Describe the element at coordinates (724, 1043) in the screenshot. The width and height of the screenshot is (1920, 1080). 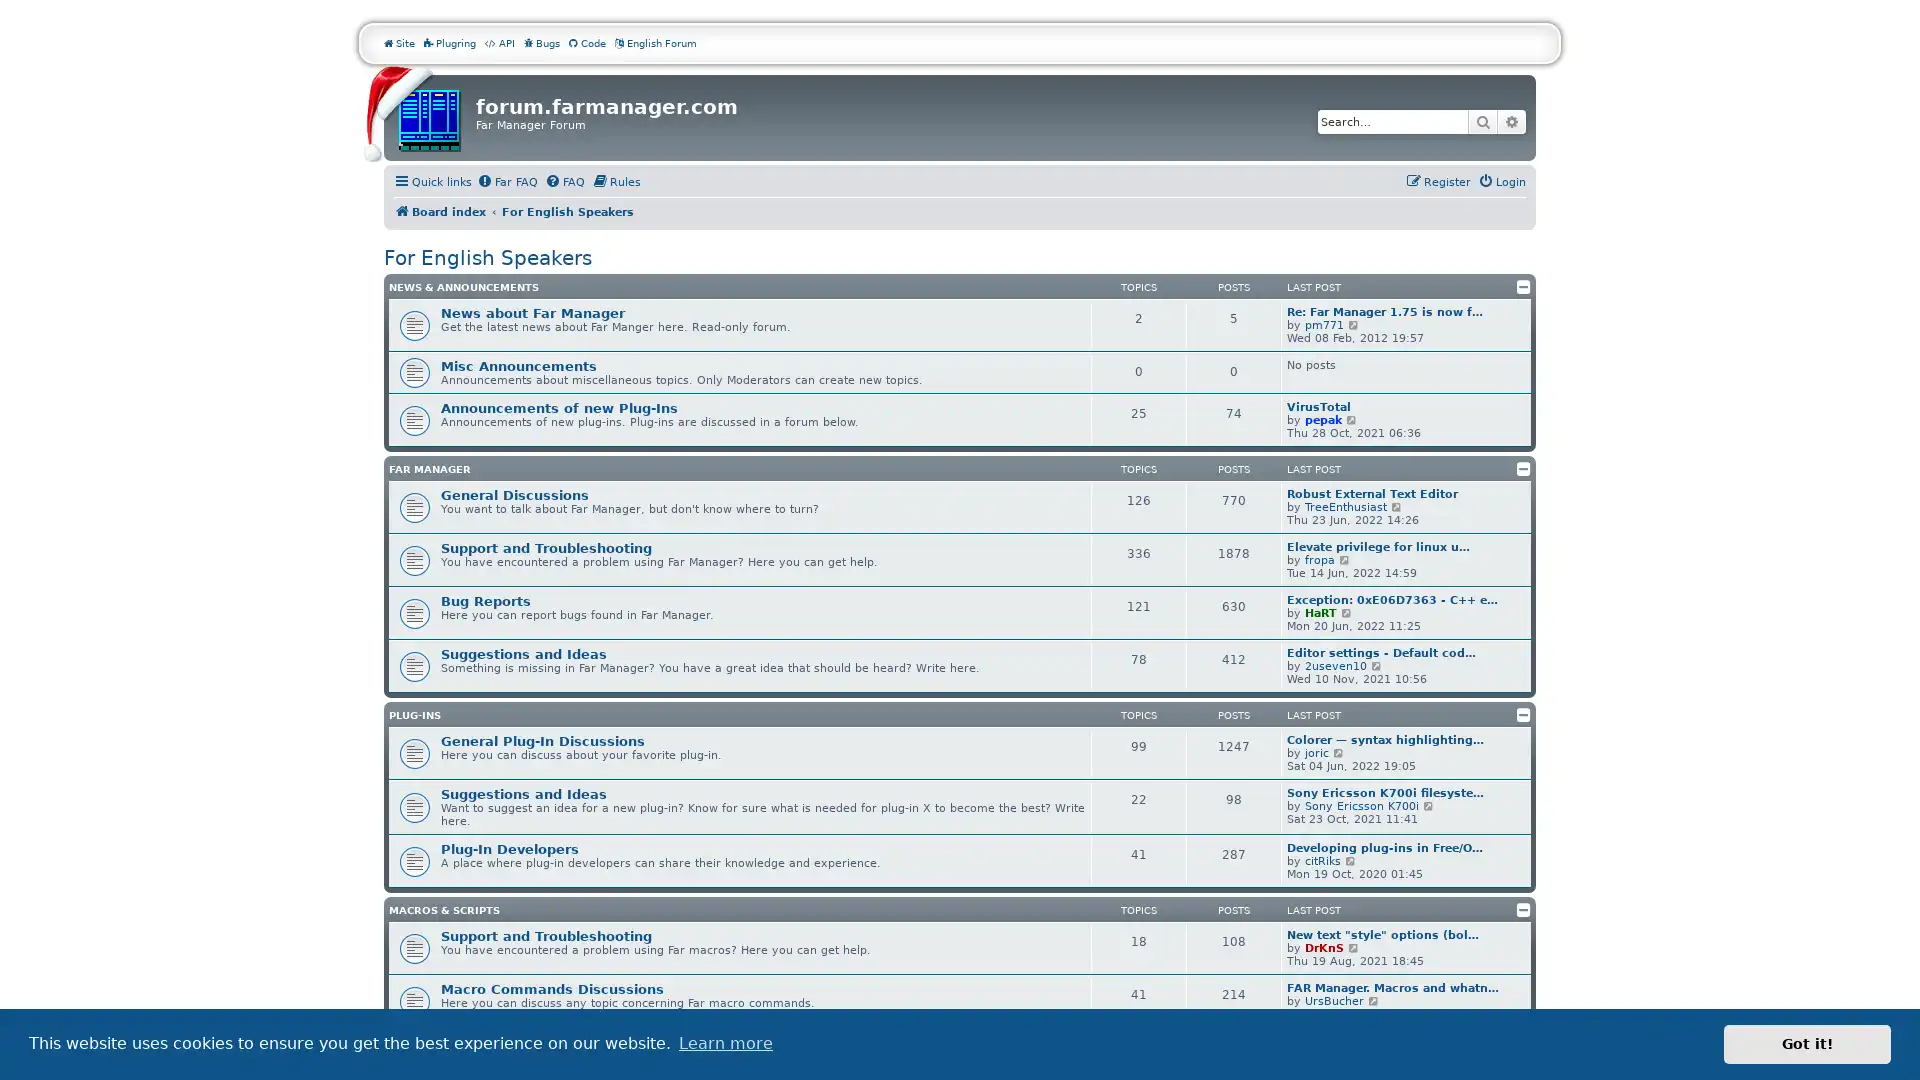
I see `learn more about cookies` at that location.